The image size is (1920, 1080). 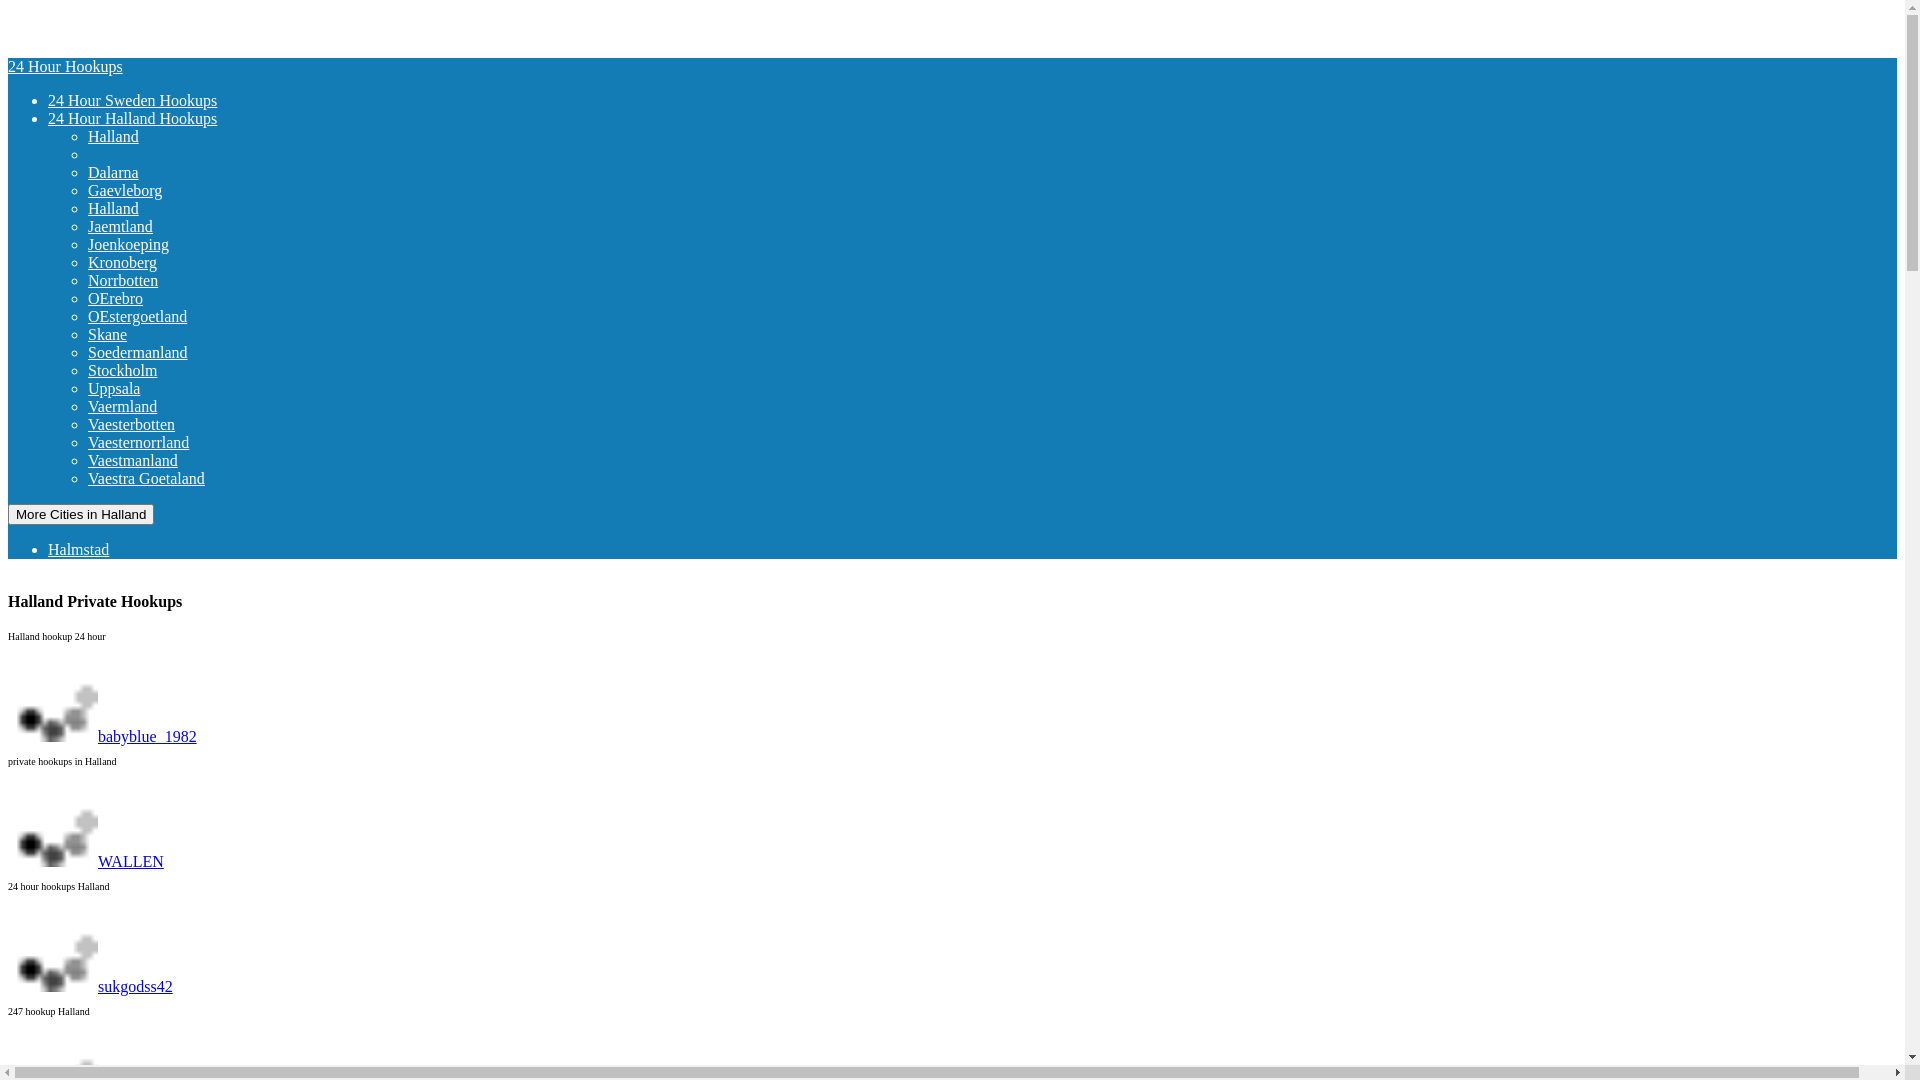 I want to click on 'Vaesterbotten', so click(x=166, y=423).